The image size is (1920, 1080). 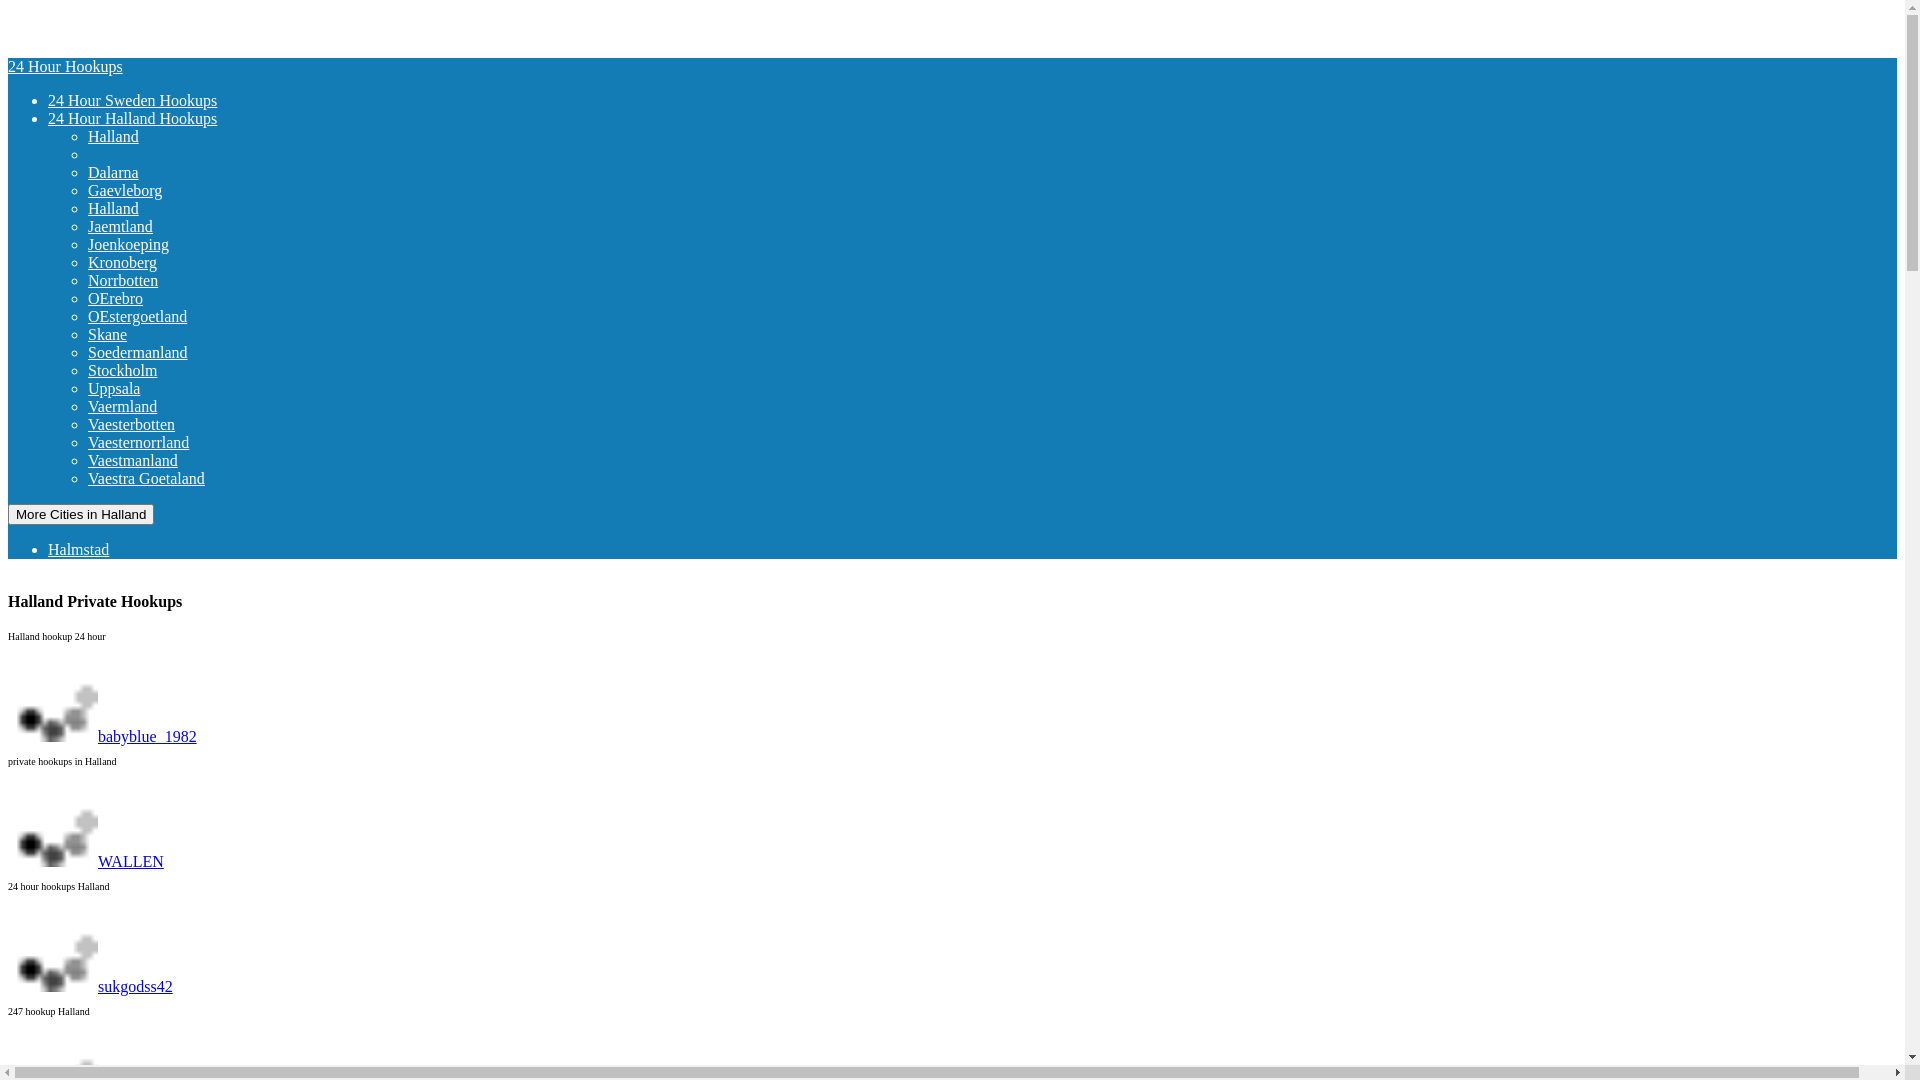 I want to click on 'Vaesterbotten', so click(x=166, y=423).